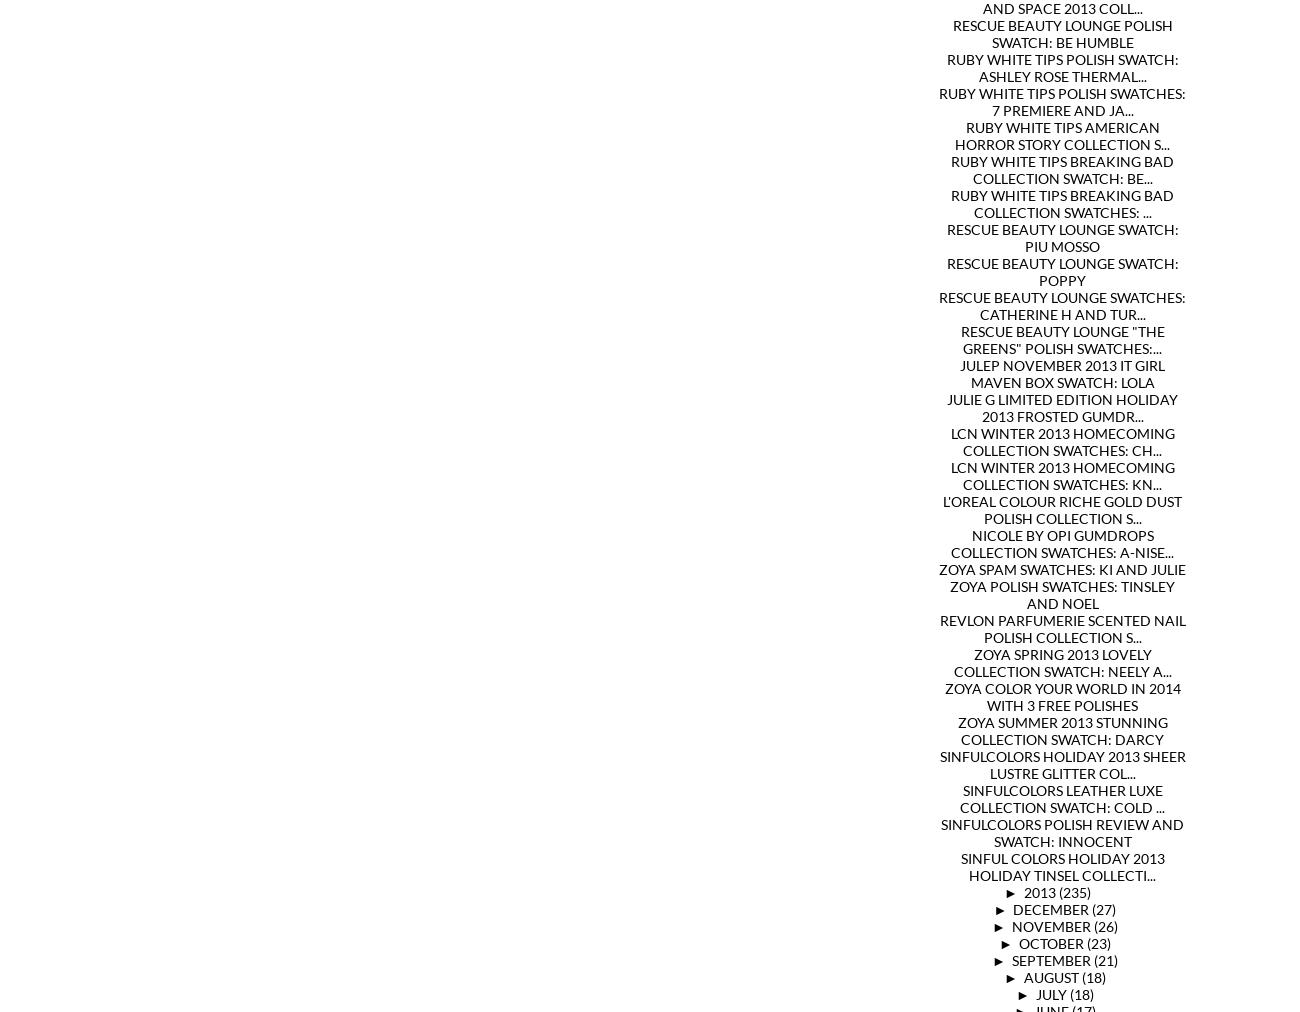  Describe the element at coordinates (1051, 960) in the screenshot. I see `'September'` at that location.